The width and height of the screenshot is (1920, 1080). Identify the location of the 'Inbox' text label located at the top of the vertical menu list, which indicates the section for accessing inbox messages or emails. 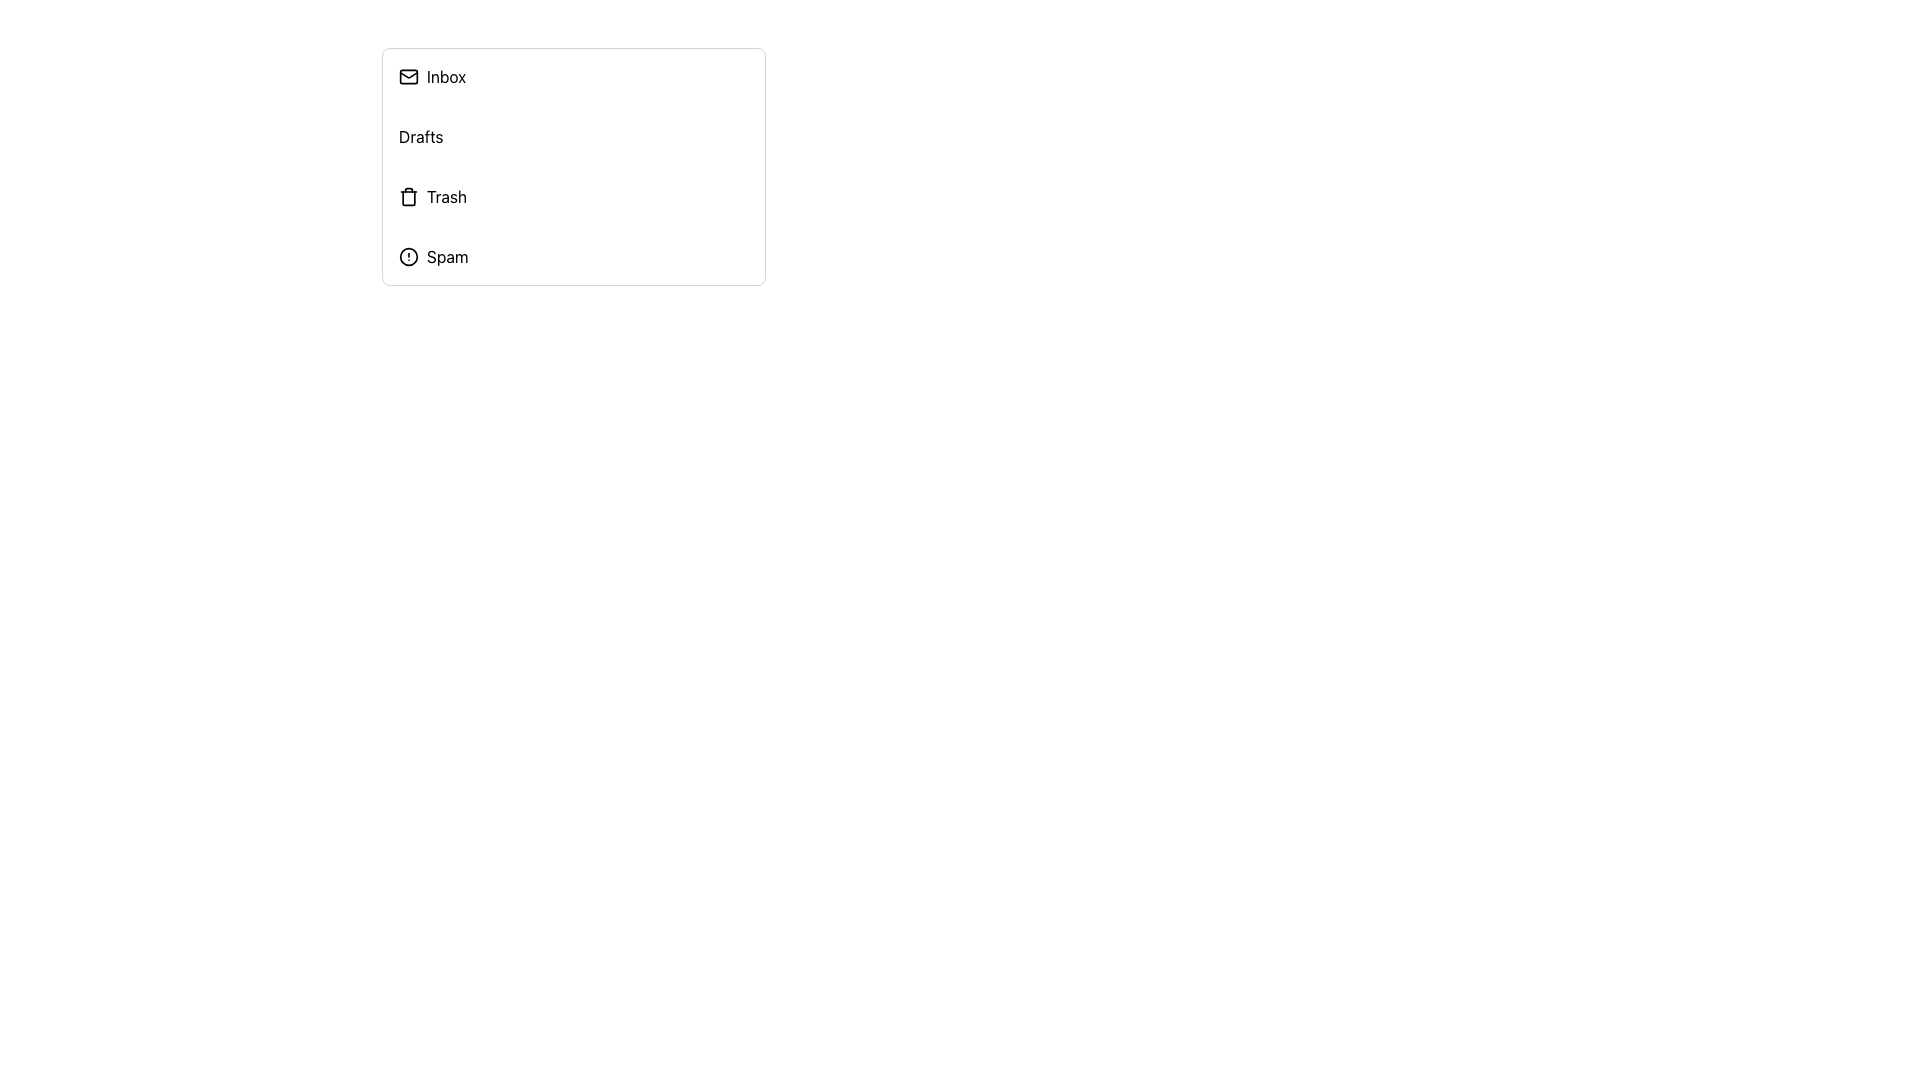
(445, 76).